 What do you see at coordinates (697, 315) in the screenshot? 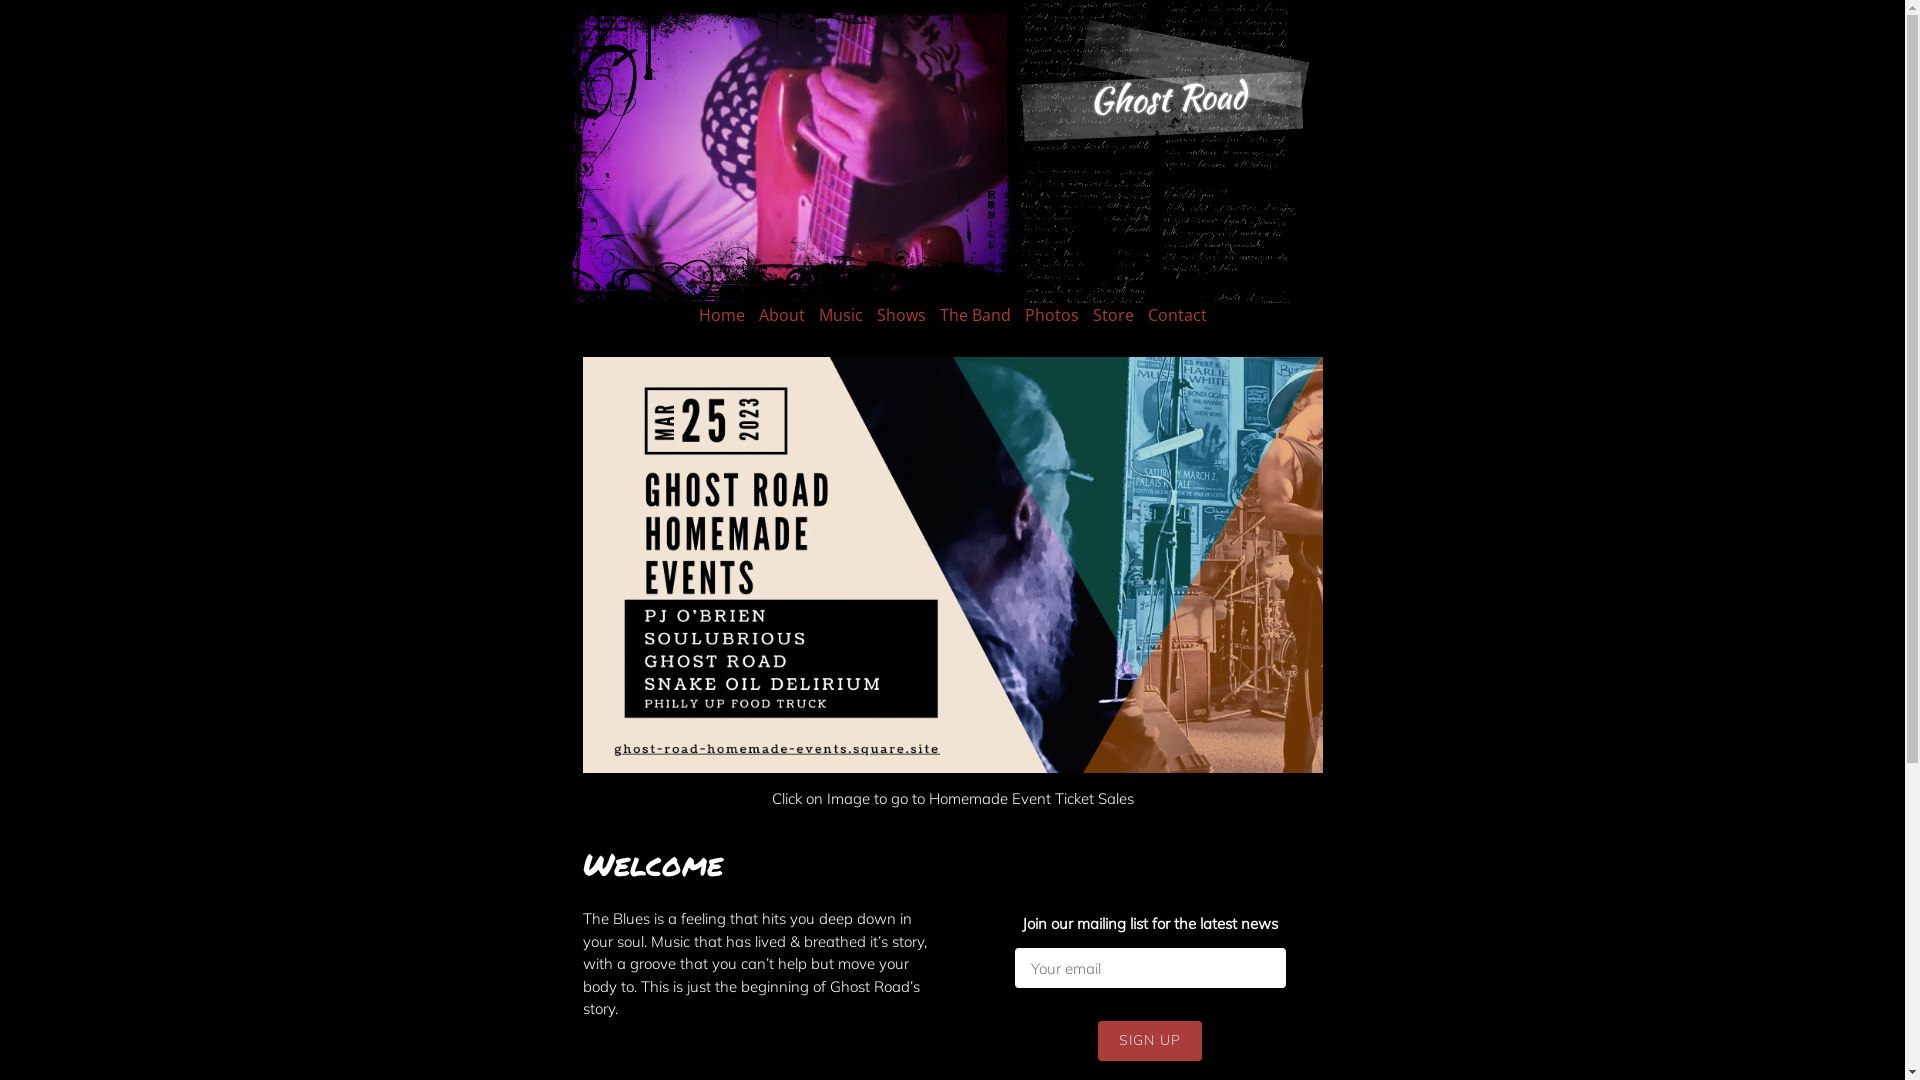
I see `'Home'` at bounding box center [697, 315].